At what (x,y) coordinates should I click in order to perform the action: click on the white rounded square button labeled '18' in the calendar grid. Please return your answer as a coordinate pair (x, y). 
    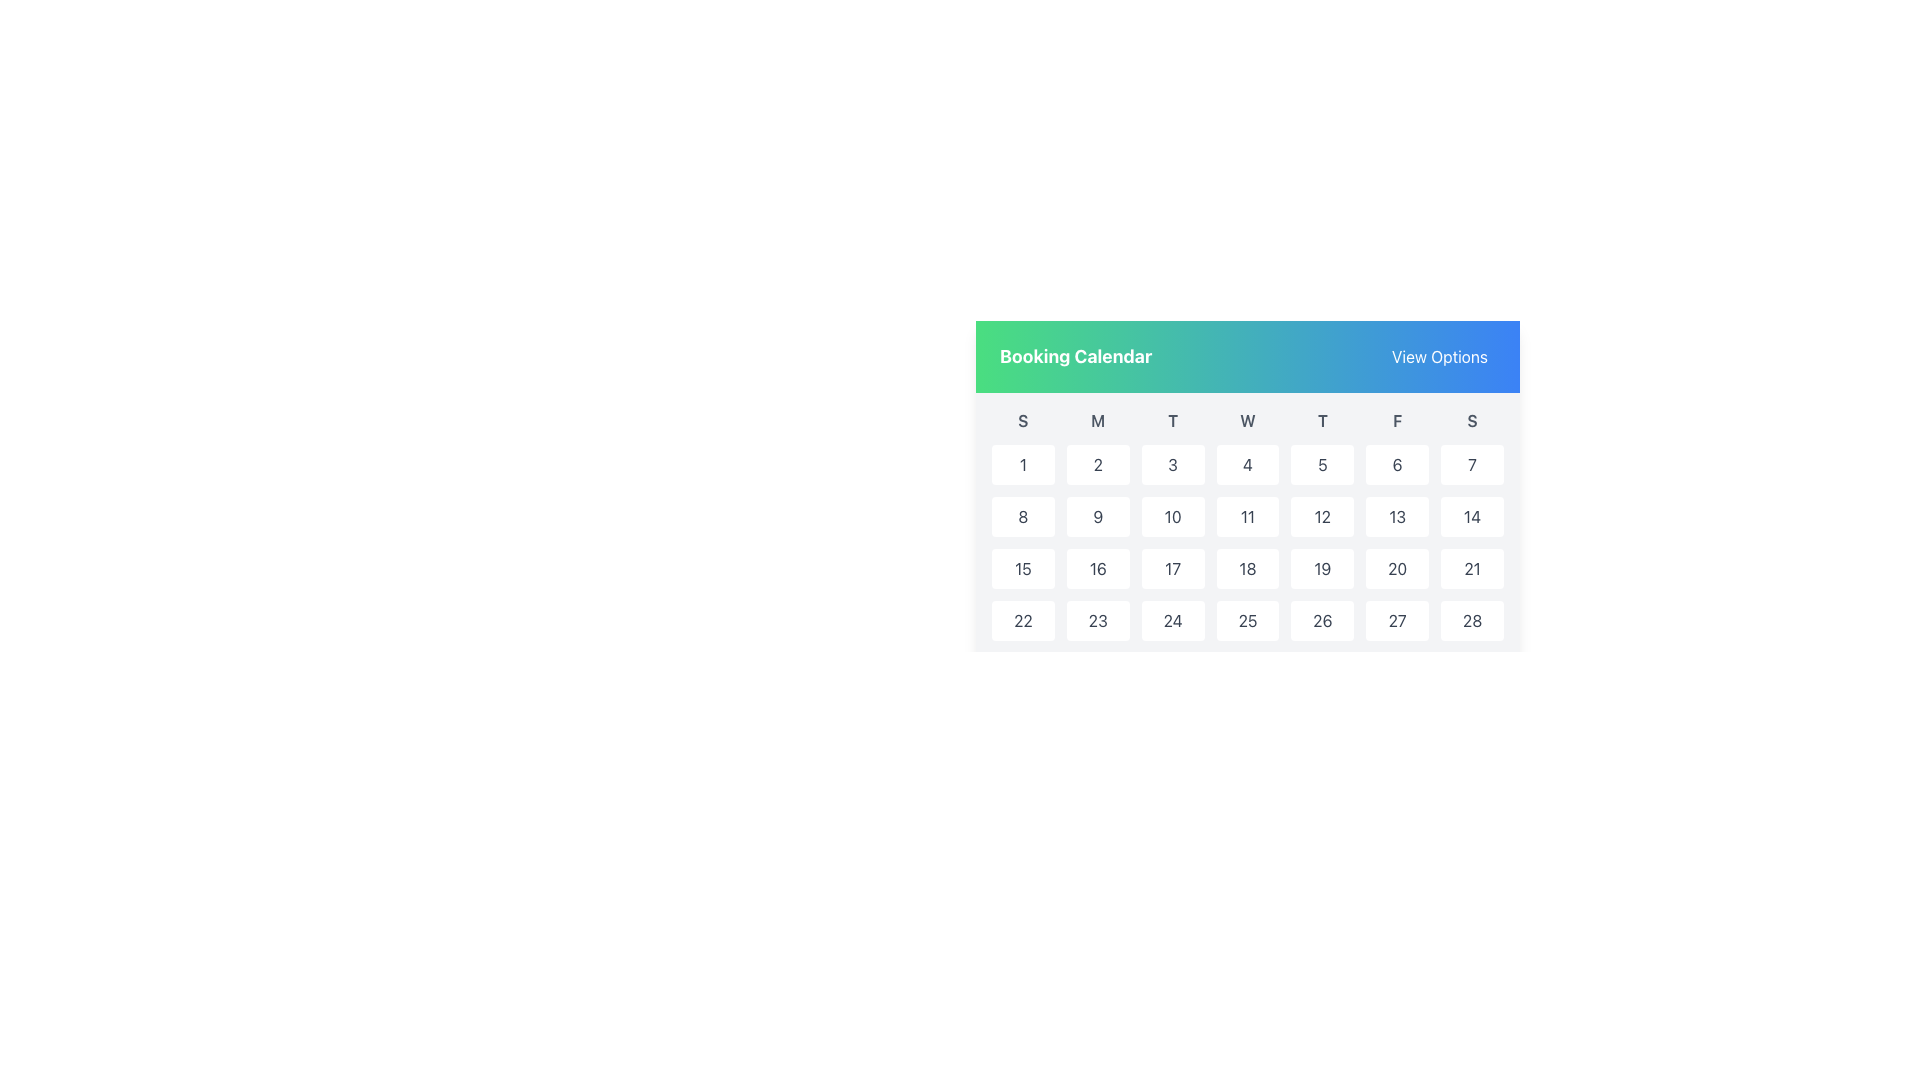
    Looking at the image, I should click on (1247, 569).